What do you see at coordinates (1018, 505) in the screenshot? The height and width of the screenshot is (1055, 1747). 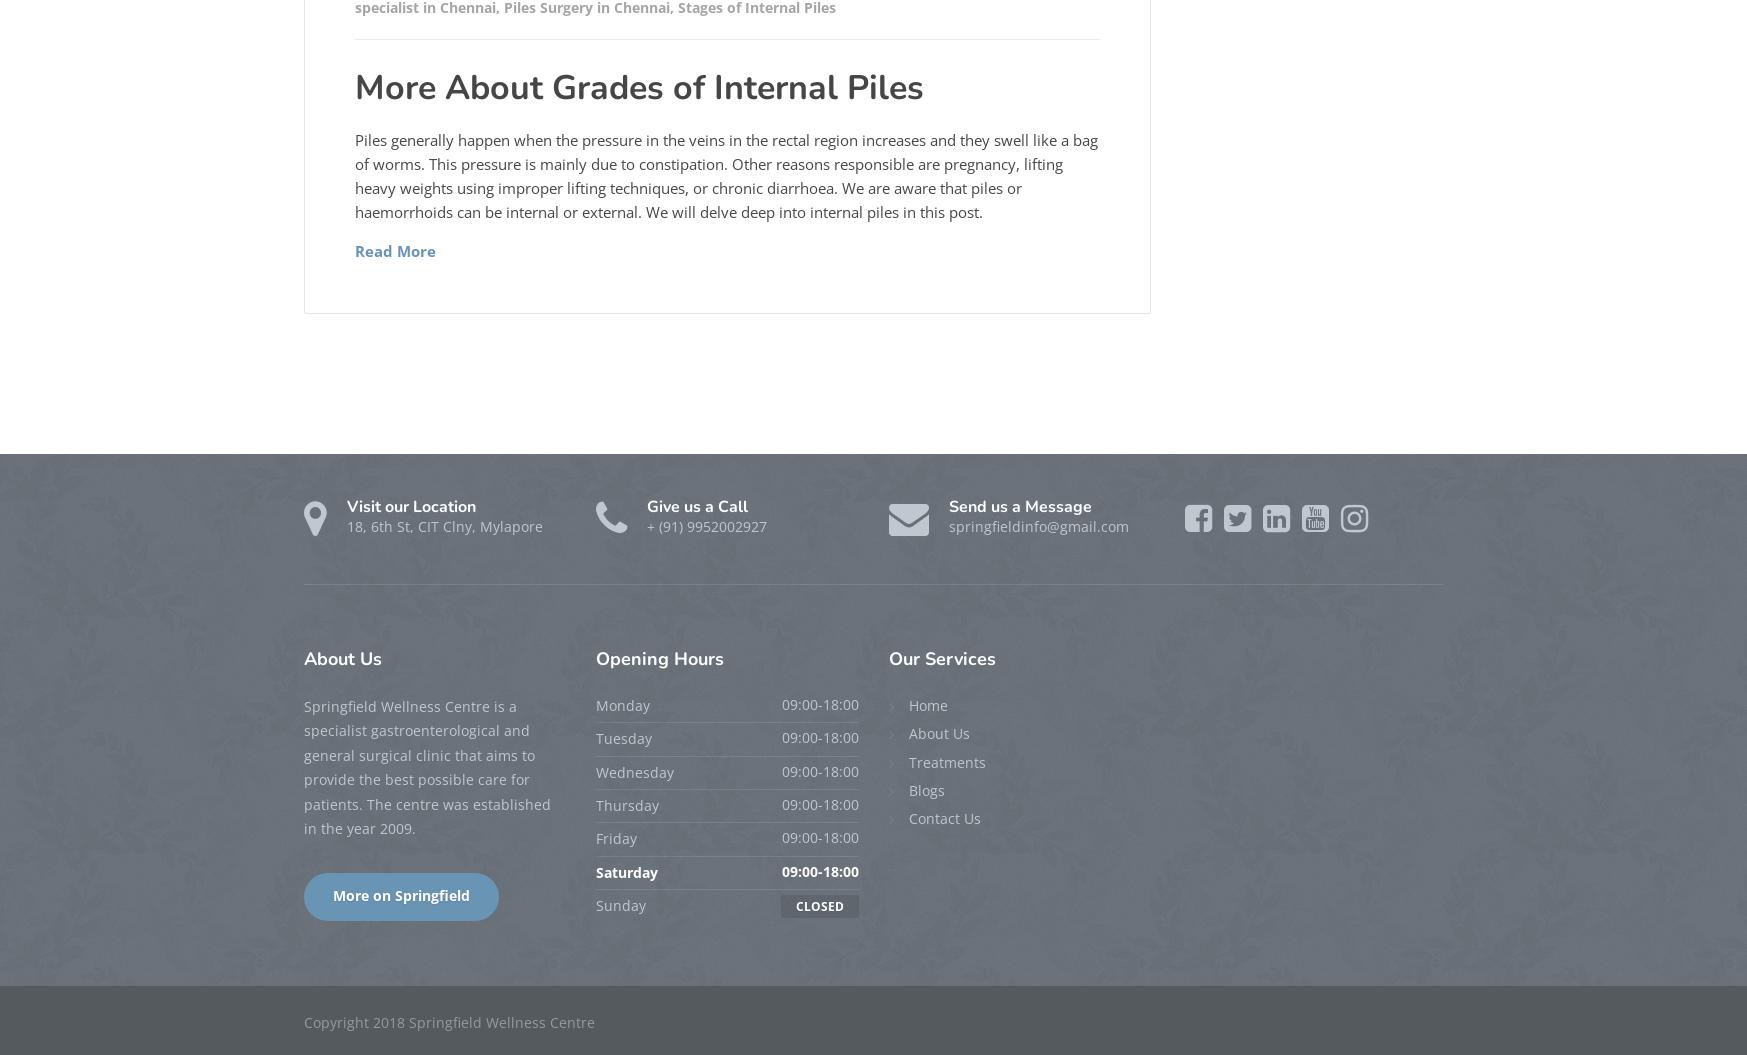 I see `'Send us a Message'` at bounding box center [1018, 505].